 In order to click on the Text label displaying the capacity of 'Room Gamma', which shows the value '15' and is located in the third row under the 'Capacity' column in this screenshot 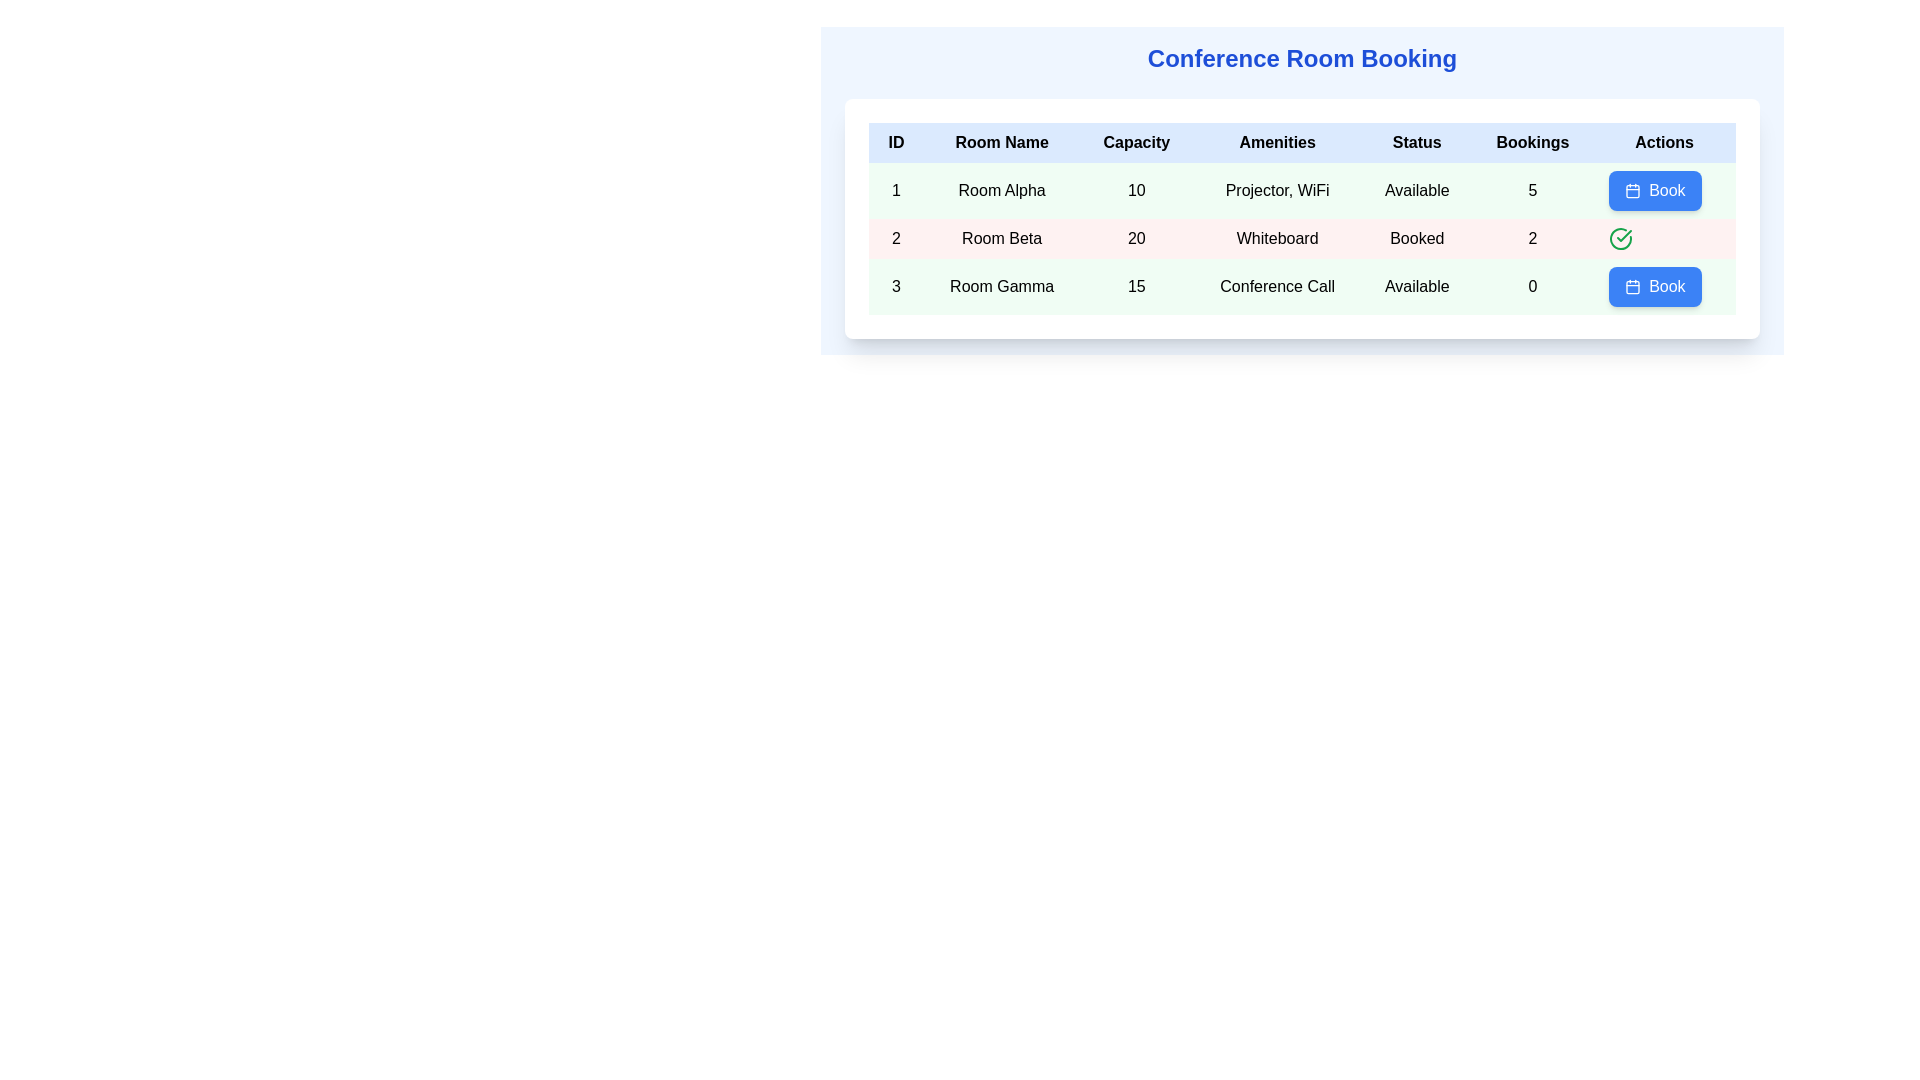, I will do `click(1136, 286)`.